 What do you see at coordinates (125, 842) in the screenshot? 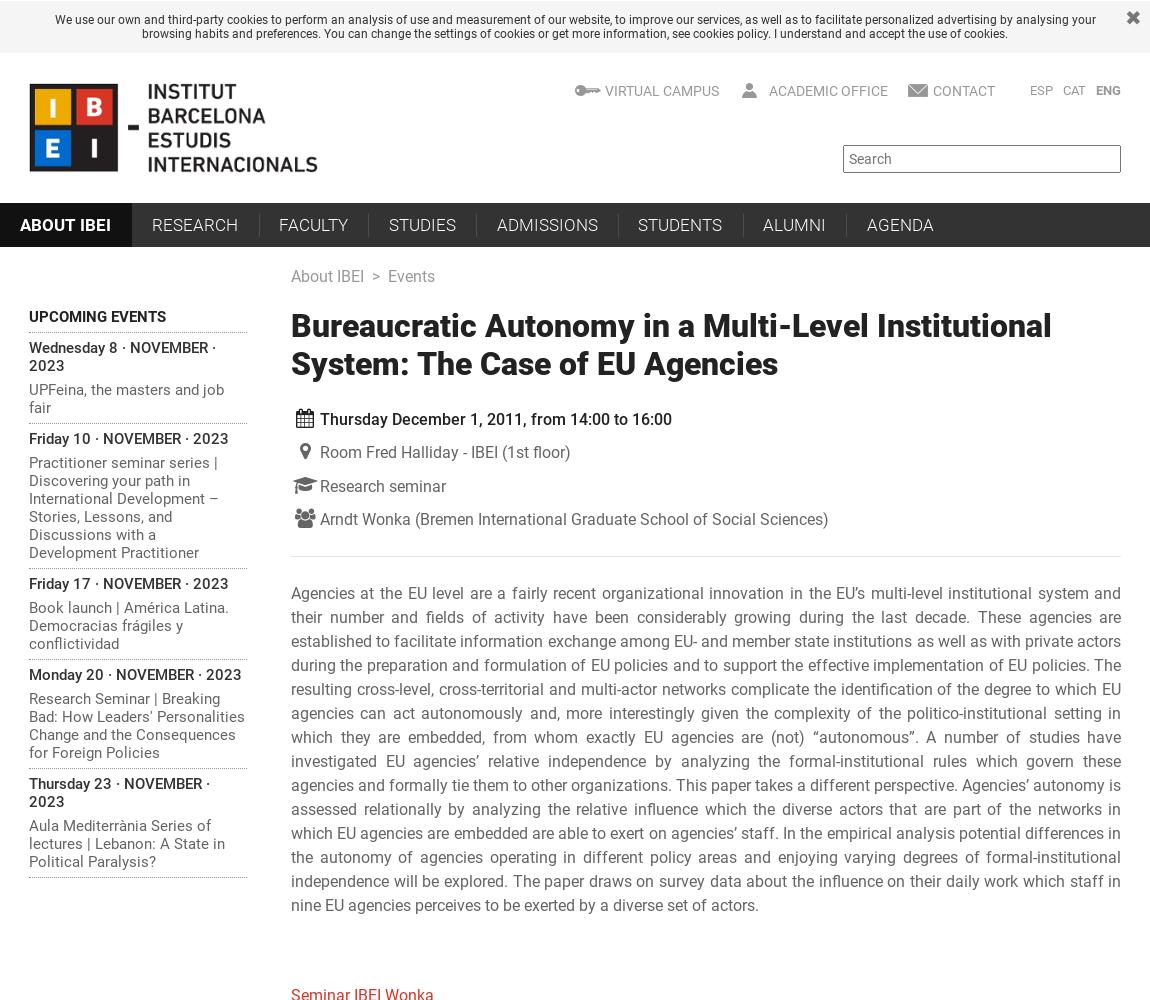
I see `'Aula Mediterrània Series of lectures | Lebanon: A State in Political Paralysis?'` at bounding box center [125, 842].